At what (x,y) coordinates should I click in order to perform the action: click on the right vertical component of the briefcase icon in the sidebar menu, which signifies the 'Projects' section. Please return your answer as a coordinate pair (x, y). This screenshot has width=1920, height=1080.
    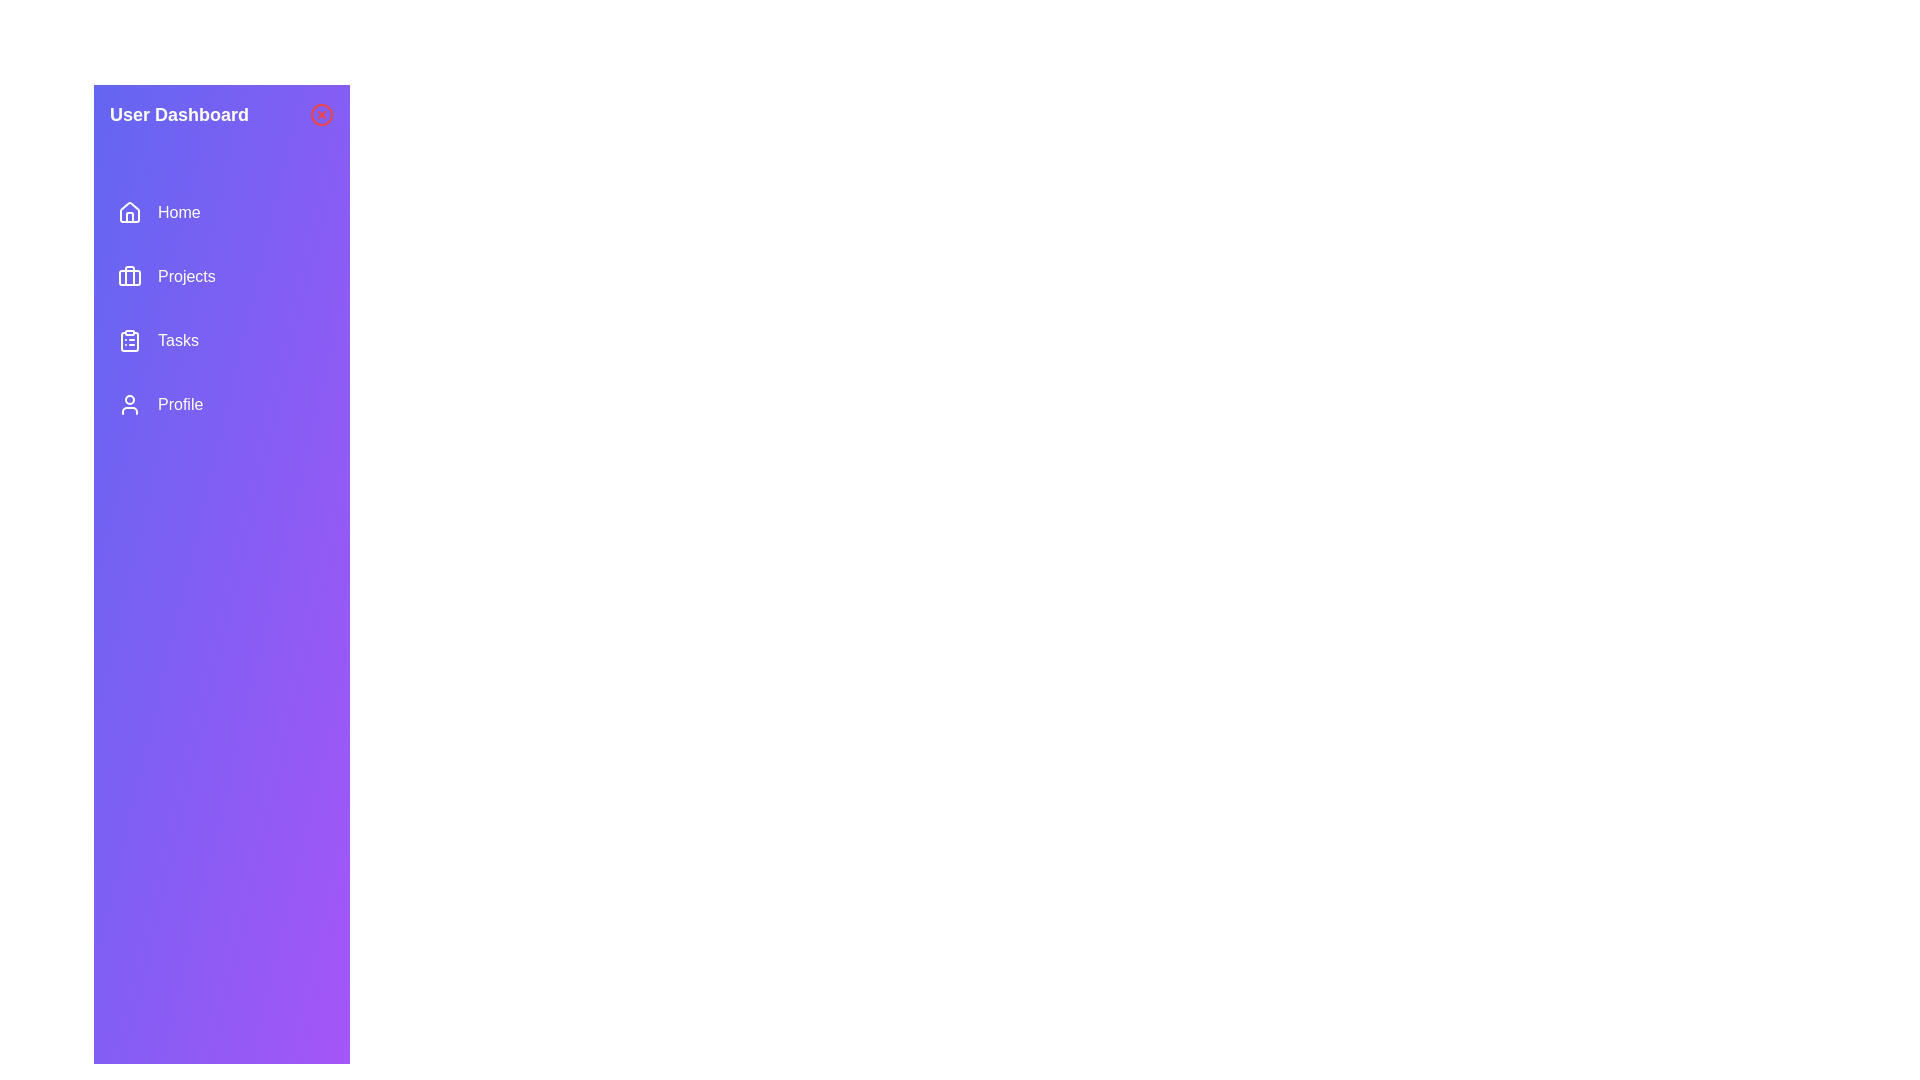
    Looking at the image, I should click on (128, 276).